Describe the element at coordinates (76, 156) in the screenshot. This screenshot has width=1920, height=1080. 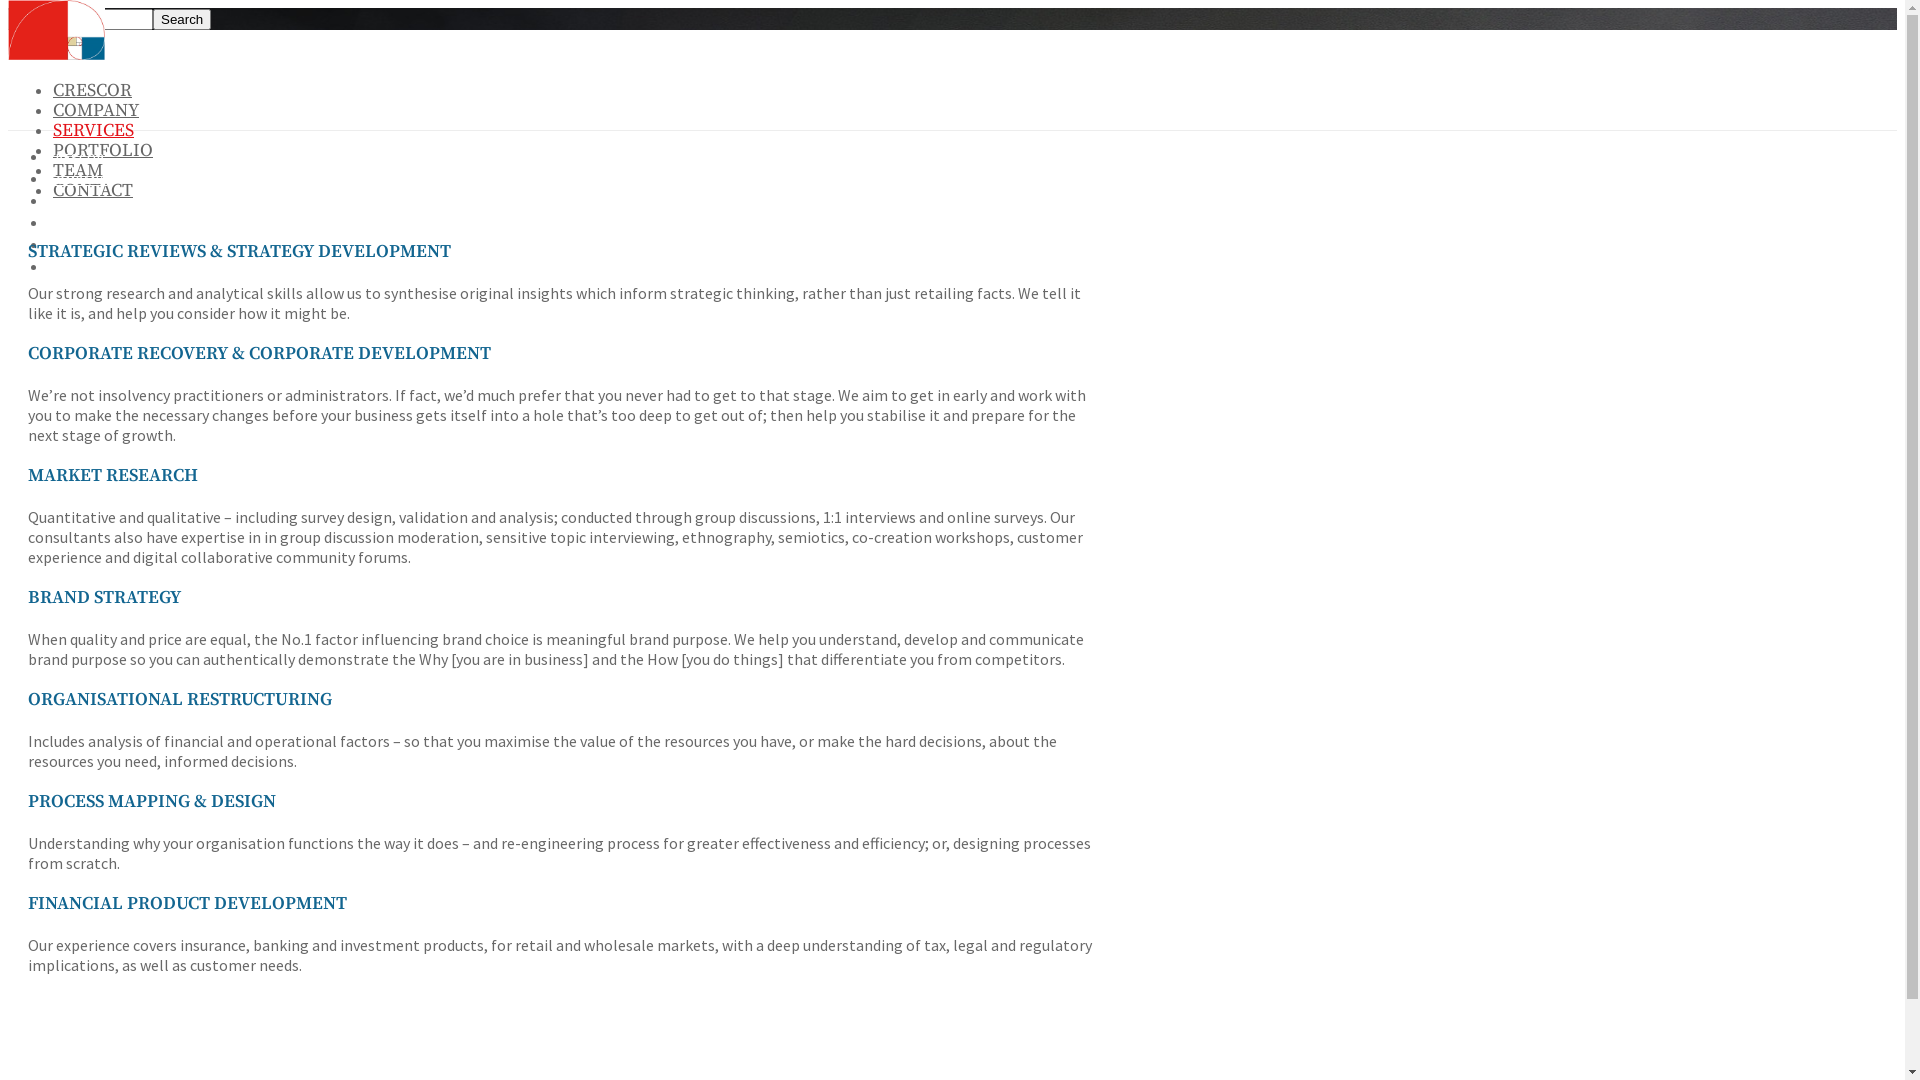
I see `'CRESCOR'` at that location.